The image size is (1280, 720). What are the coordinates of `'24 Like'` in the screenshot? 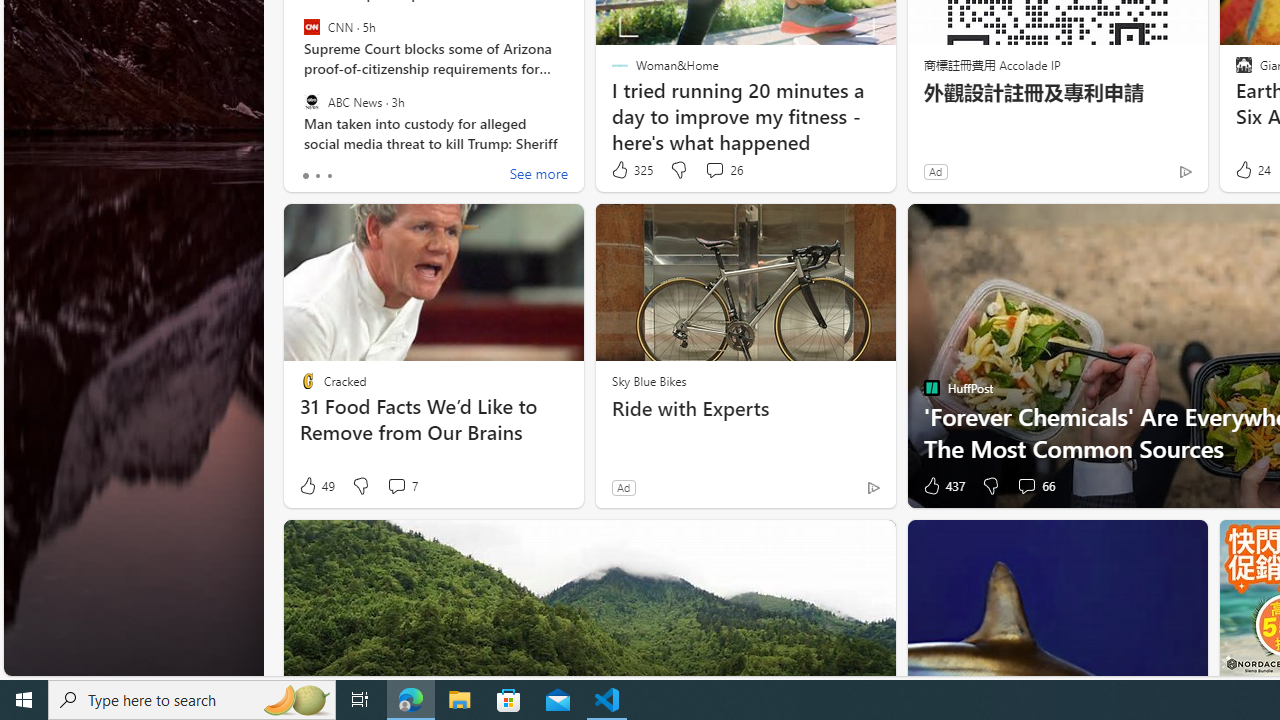 It's located at (1250, 169).